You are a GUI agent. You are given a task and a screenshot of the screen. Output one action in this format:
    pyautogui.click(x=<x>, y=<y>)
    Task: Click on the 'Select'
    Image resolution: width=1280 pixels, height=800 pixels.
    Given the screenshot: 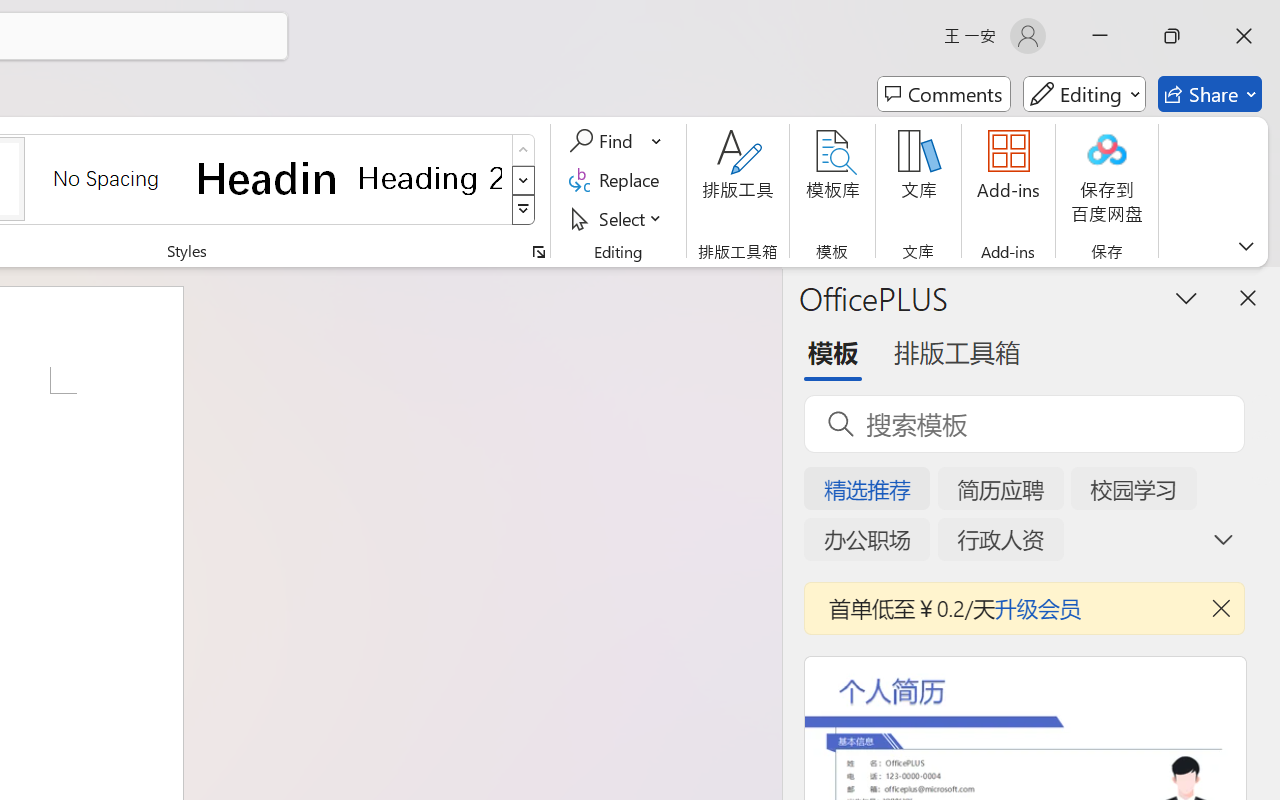 What is the action you would take?
    pyautogui.click(x=617, y=218)
    